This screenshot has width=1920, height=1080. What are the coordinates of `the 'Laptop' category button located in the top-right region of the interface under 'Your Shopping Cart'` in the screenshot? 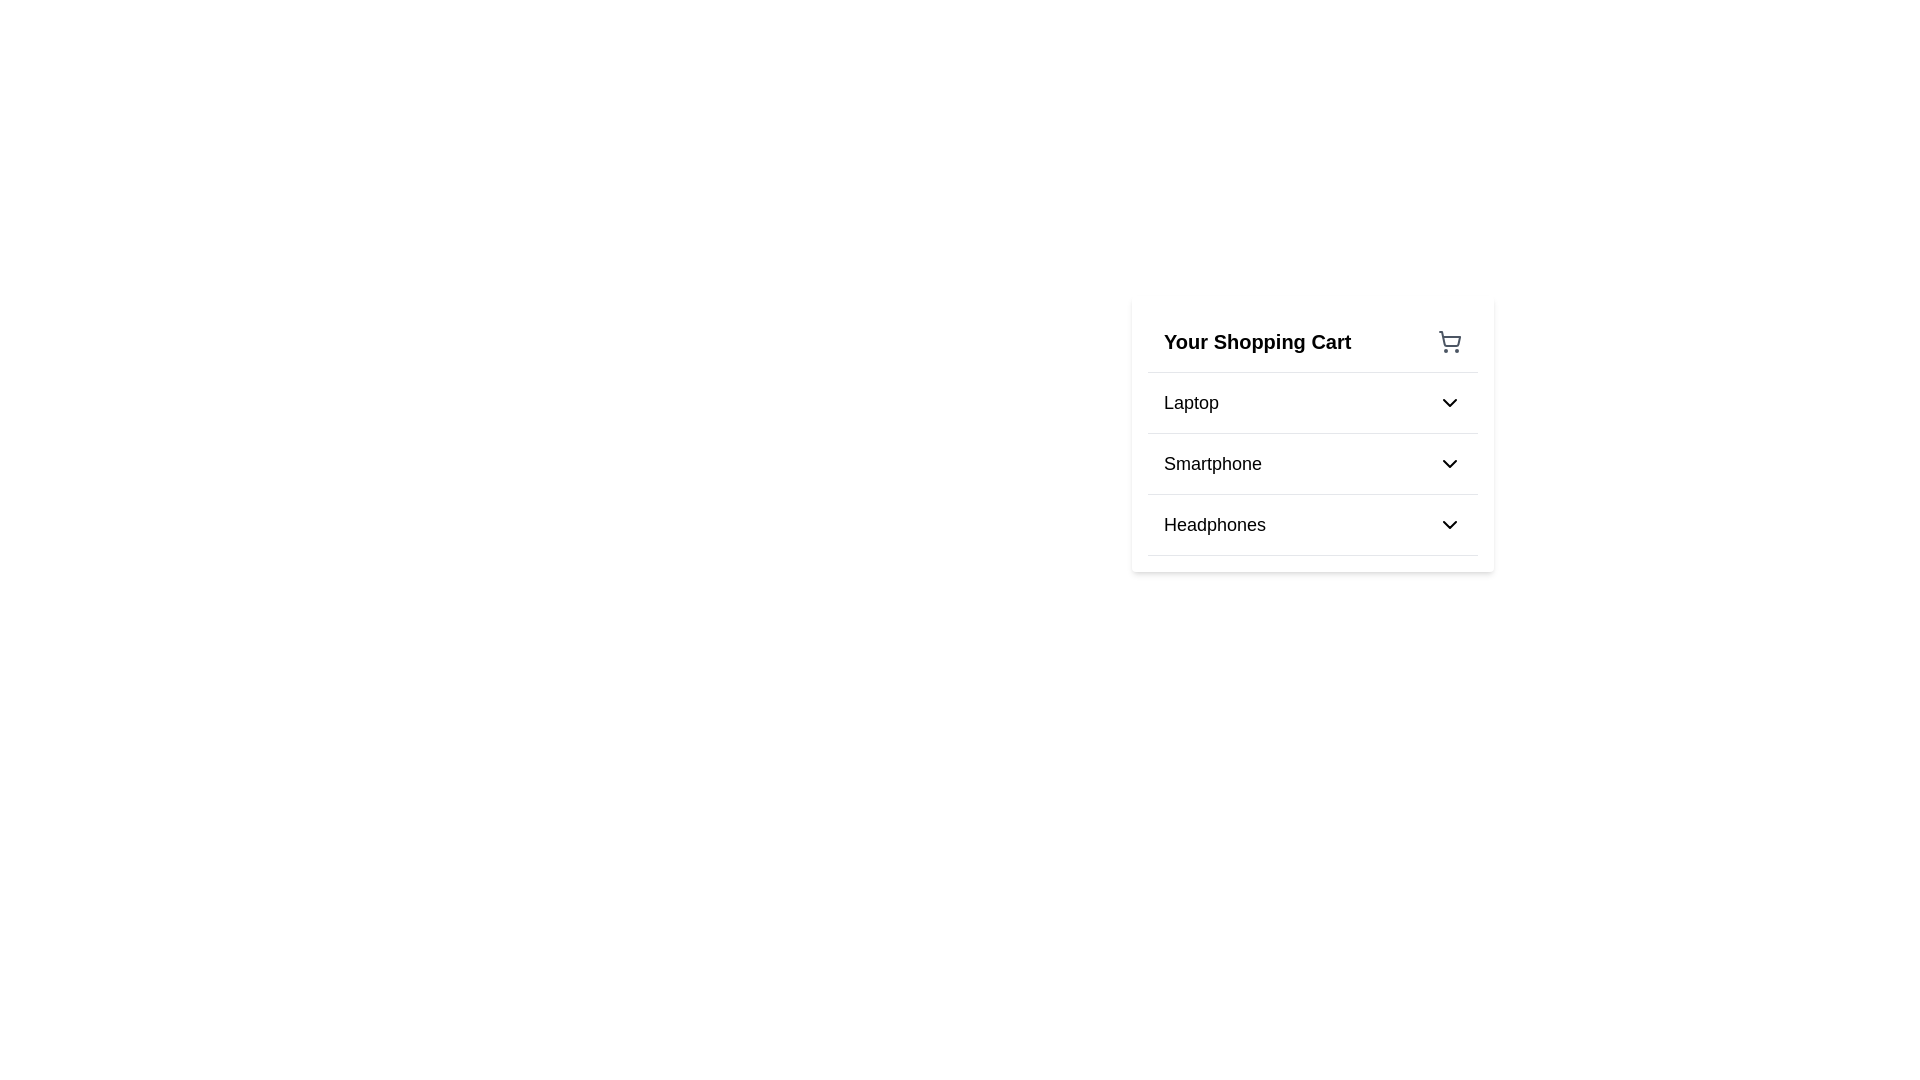 It's located at (1313, 402).